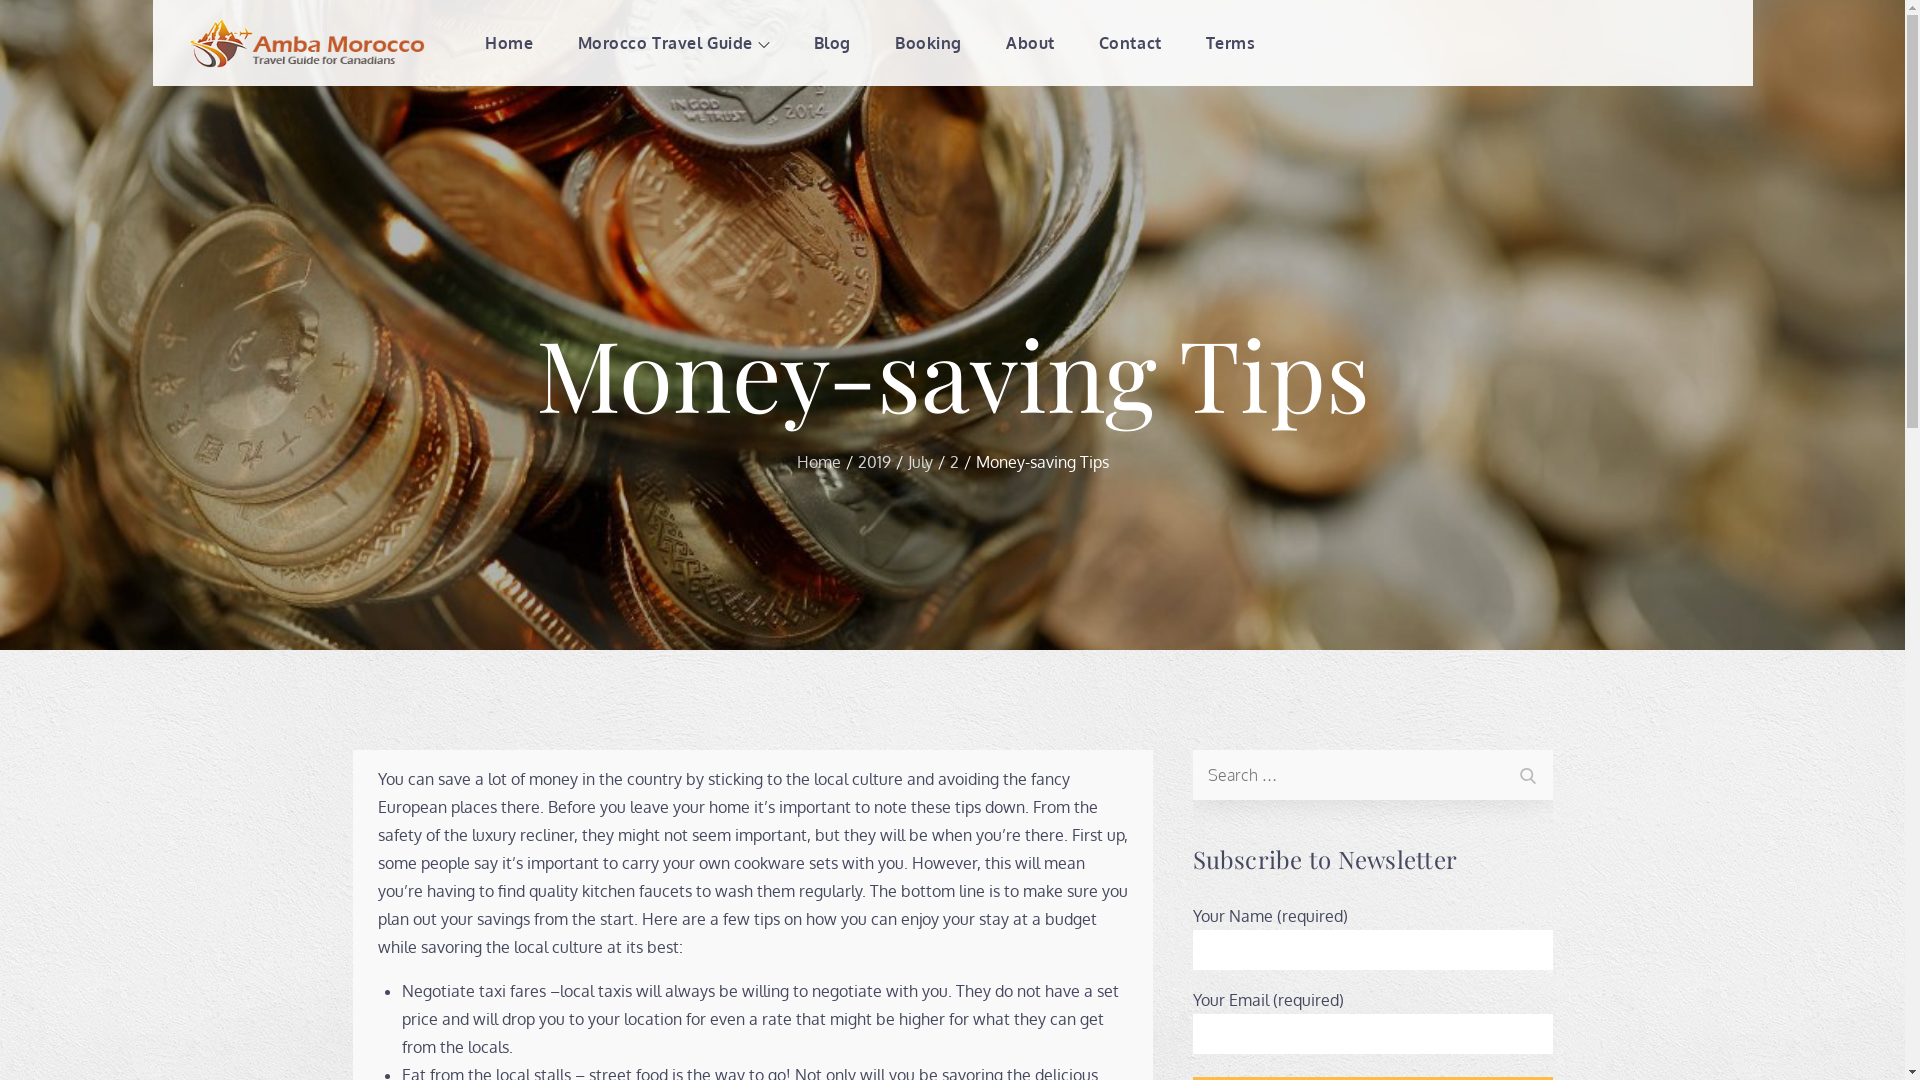  I want to click on 'Blog', so click(832, 42).